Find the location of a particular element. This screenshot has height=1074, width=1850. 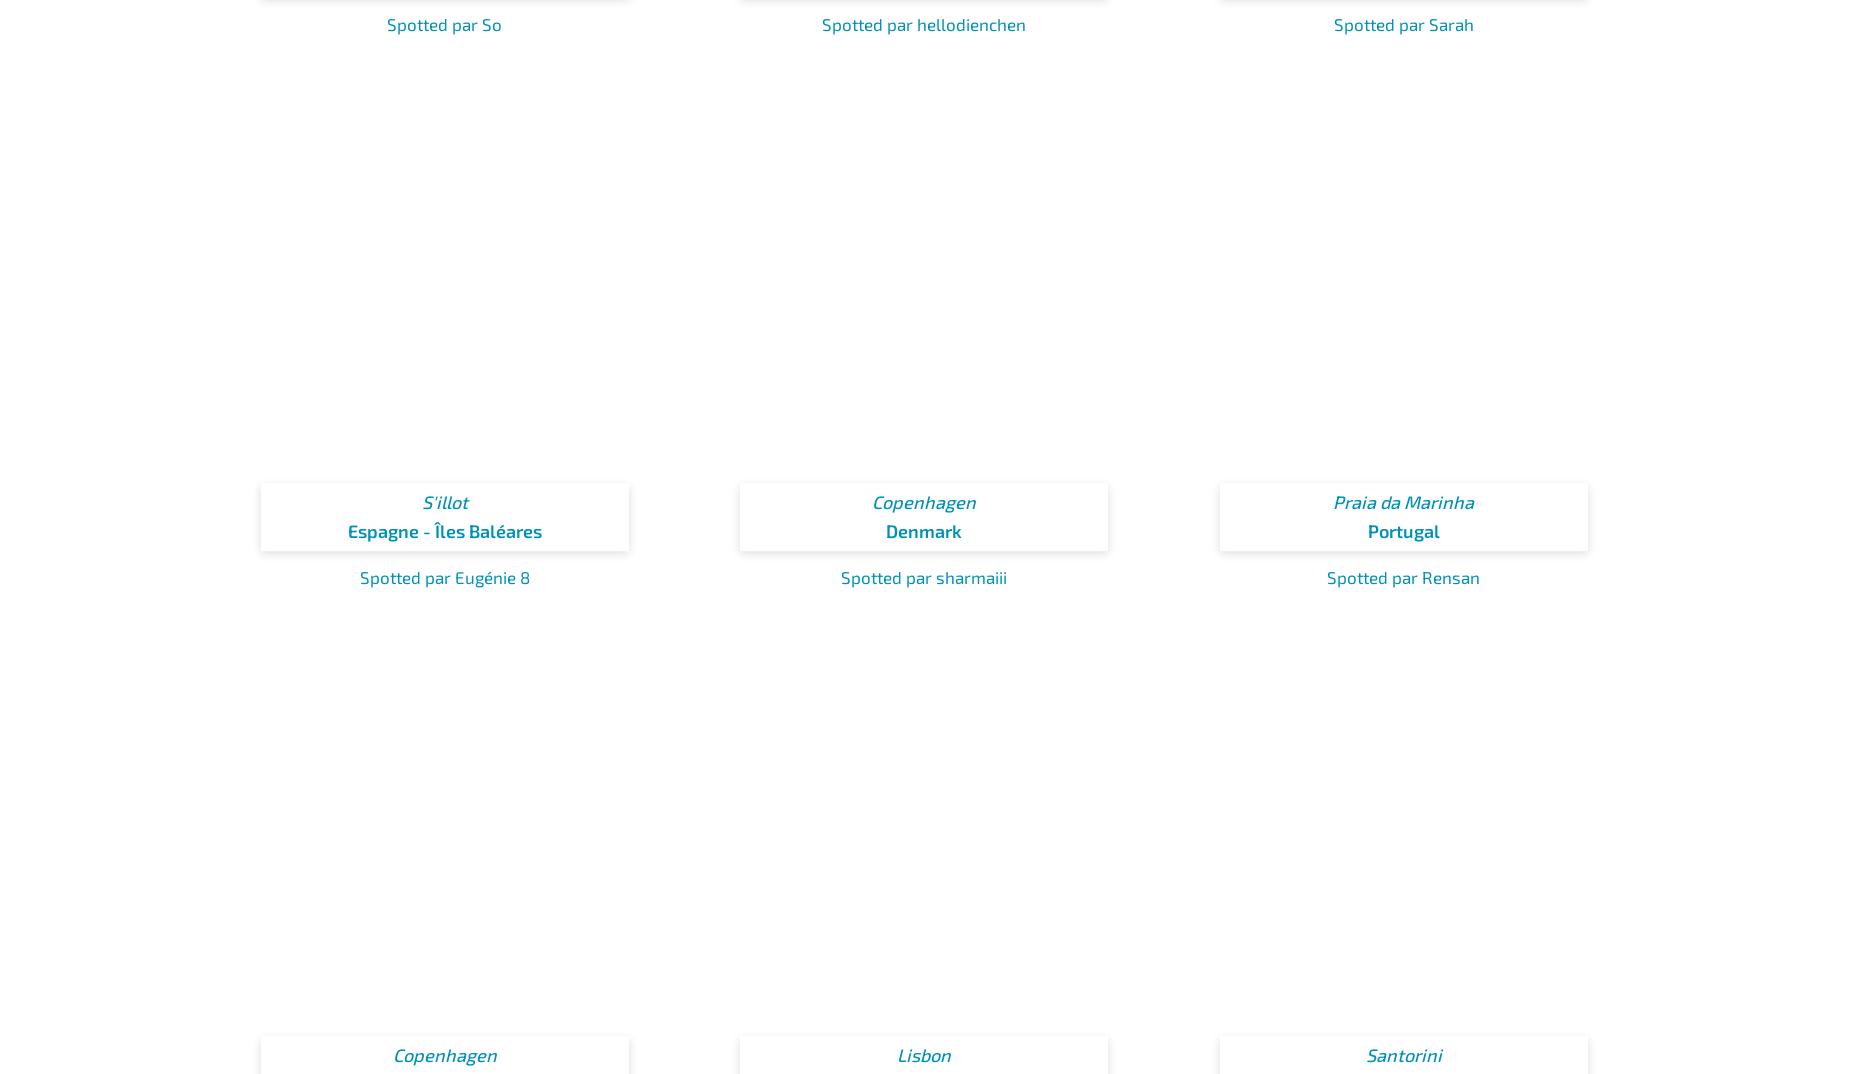

'Espagne - Îles Baléares' is located at coordinates (443, 530).